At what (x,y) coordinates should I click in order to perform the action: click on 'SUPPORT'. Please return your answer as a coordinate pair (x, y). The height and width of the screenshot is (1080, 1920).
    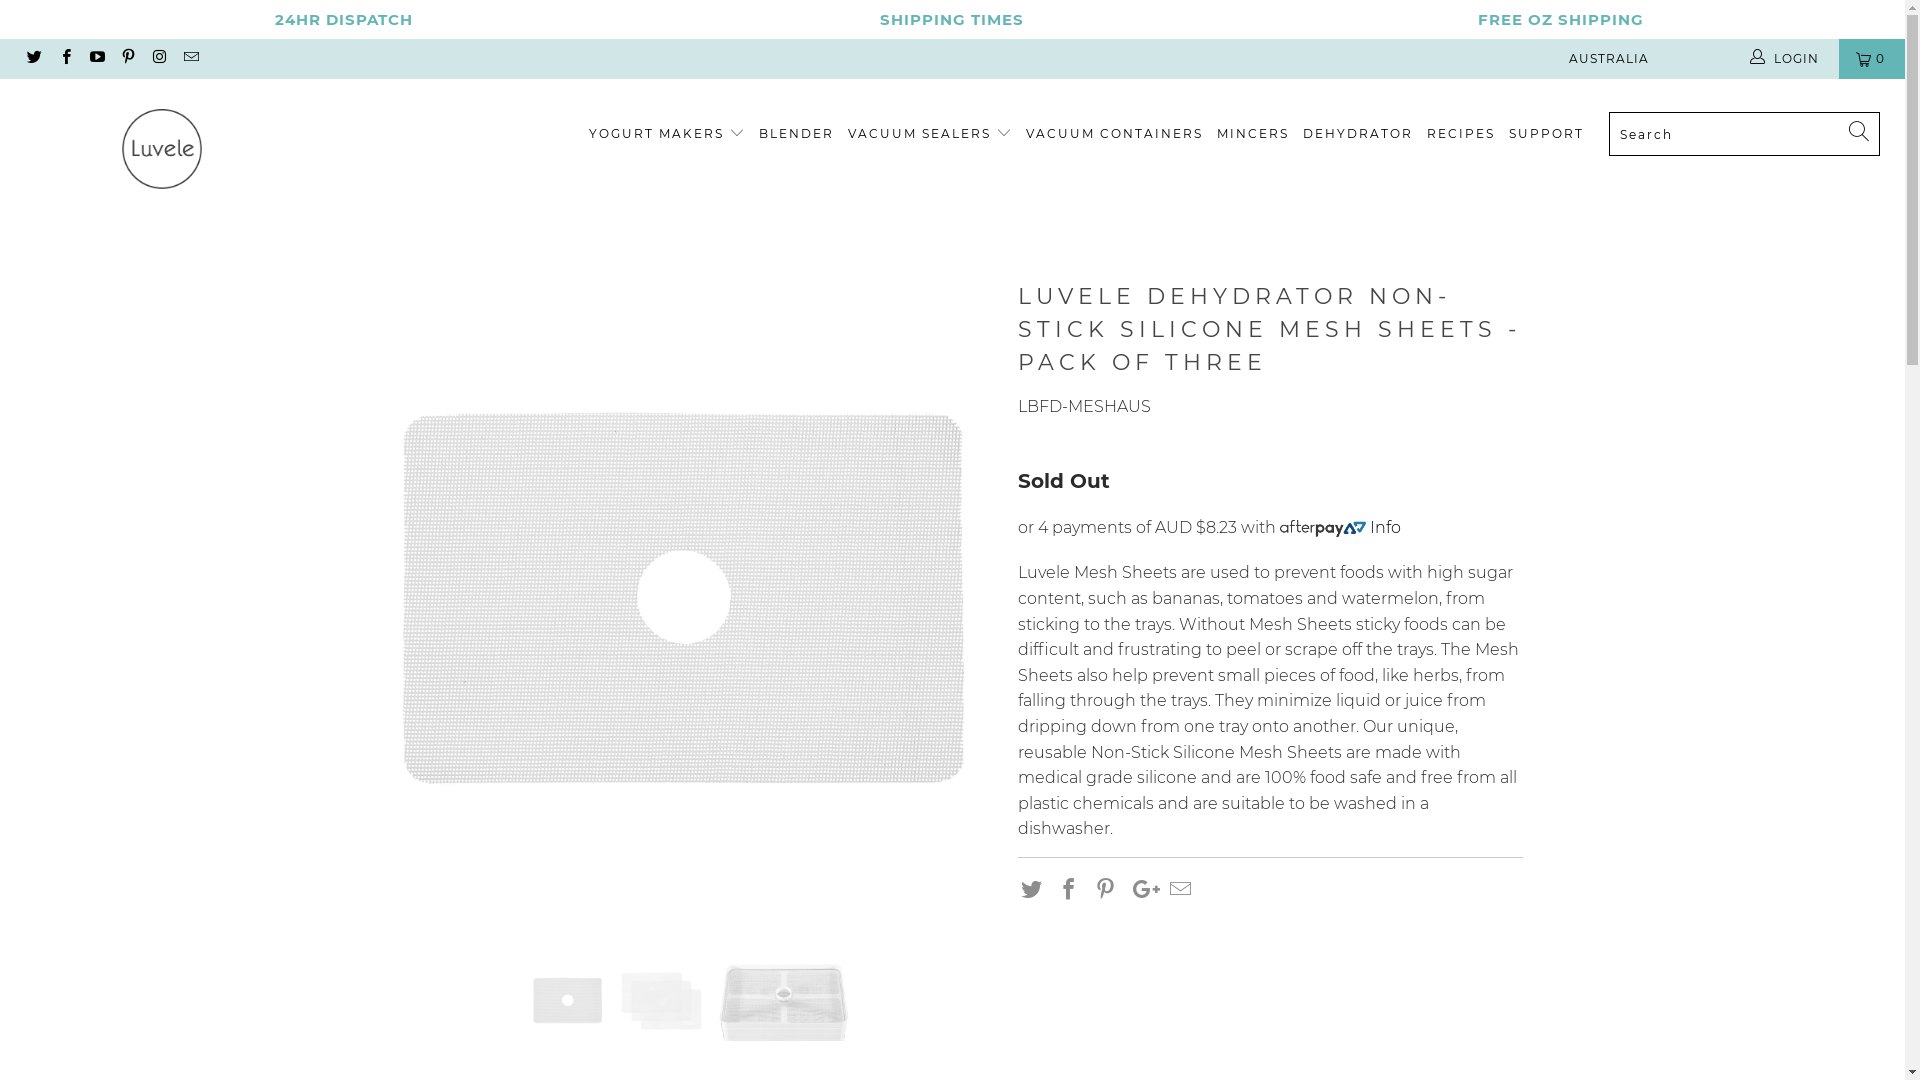
    Looking at the image, I should click on (1545, 134).